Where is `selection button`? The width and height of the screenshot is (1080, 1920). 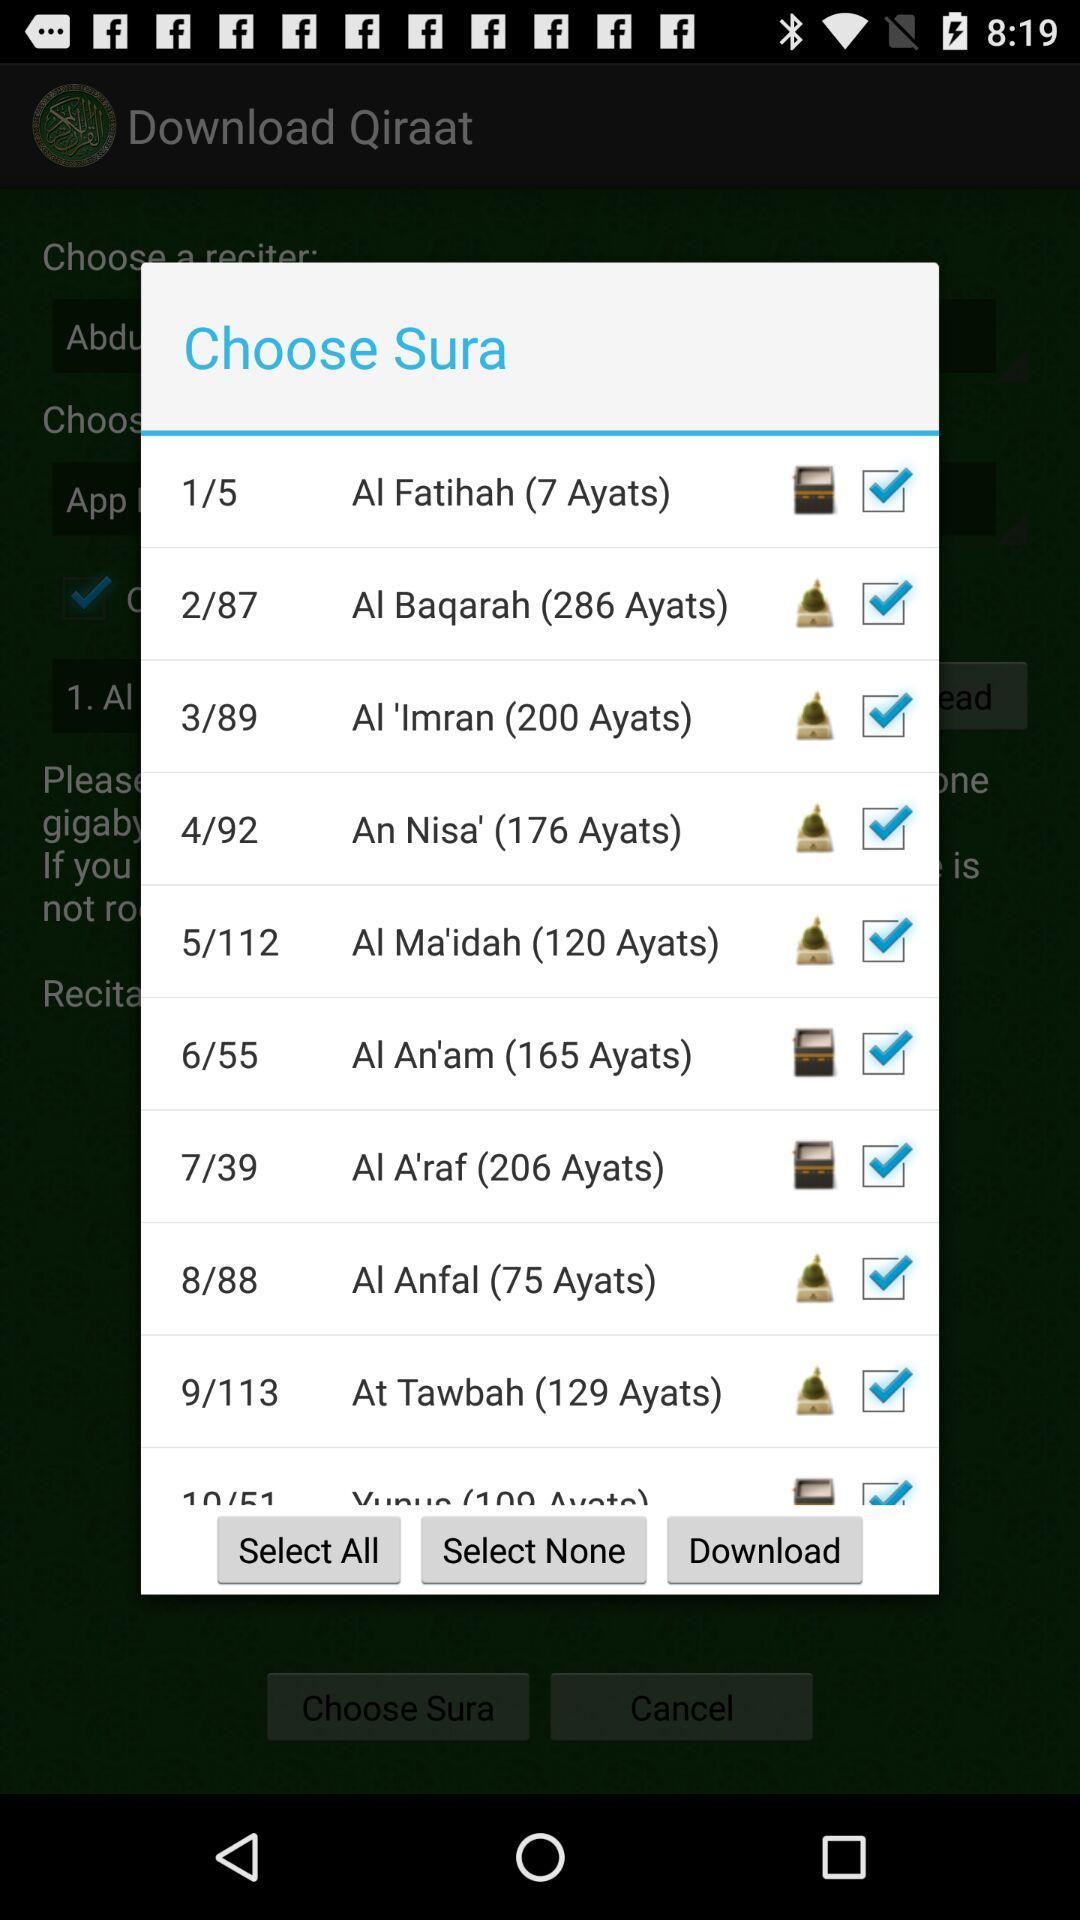 selection button is located at coordinates (882, 828).